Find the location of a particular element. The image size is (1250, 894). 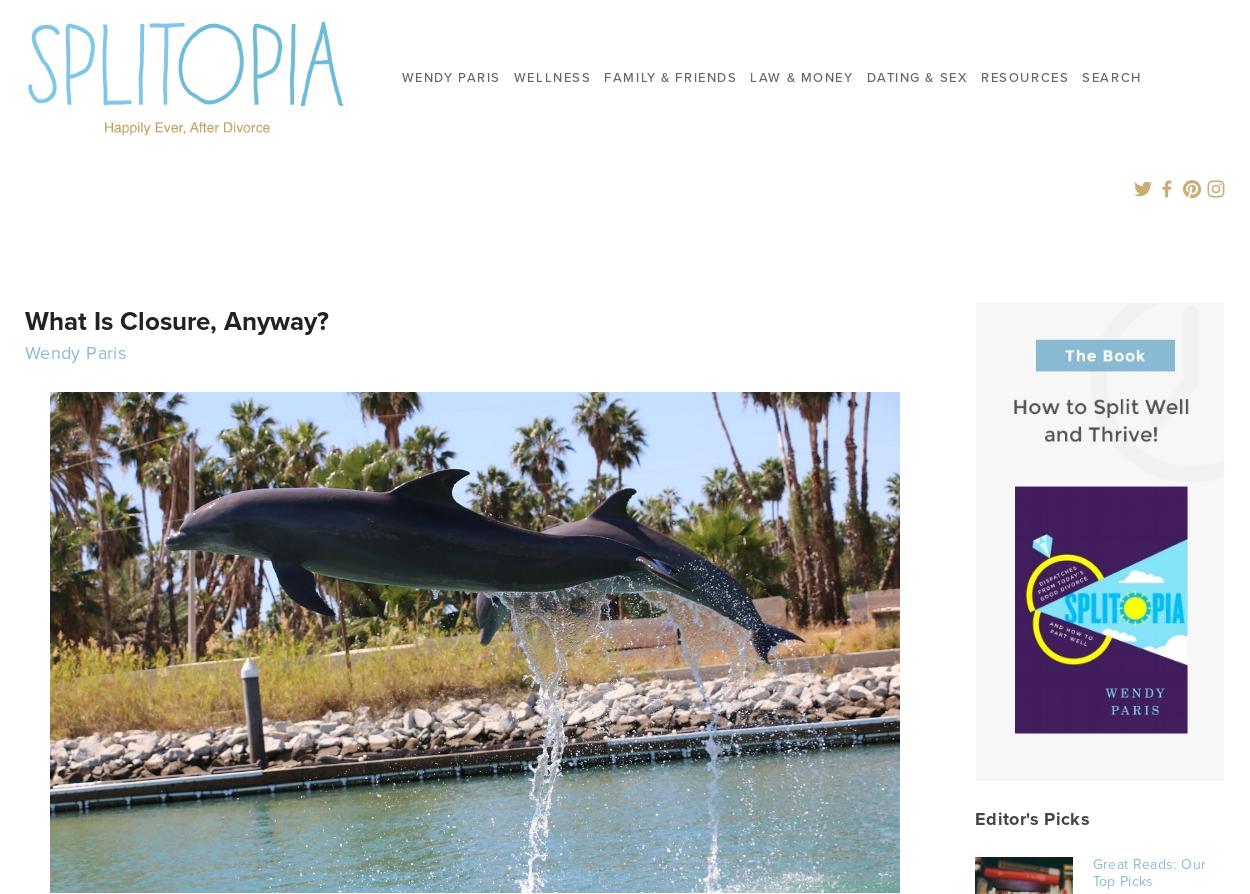

'Great Reads: Our Top Picks' is located at coordinates (1149, 871).